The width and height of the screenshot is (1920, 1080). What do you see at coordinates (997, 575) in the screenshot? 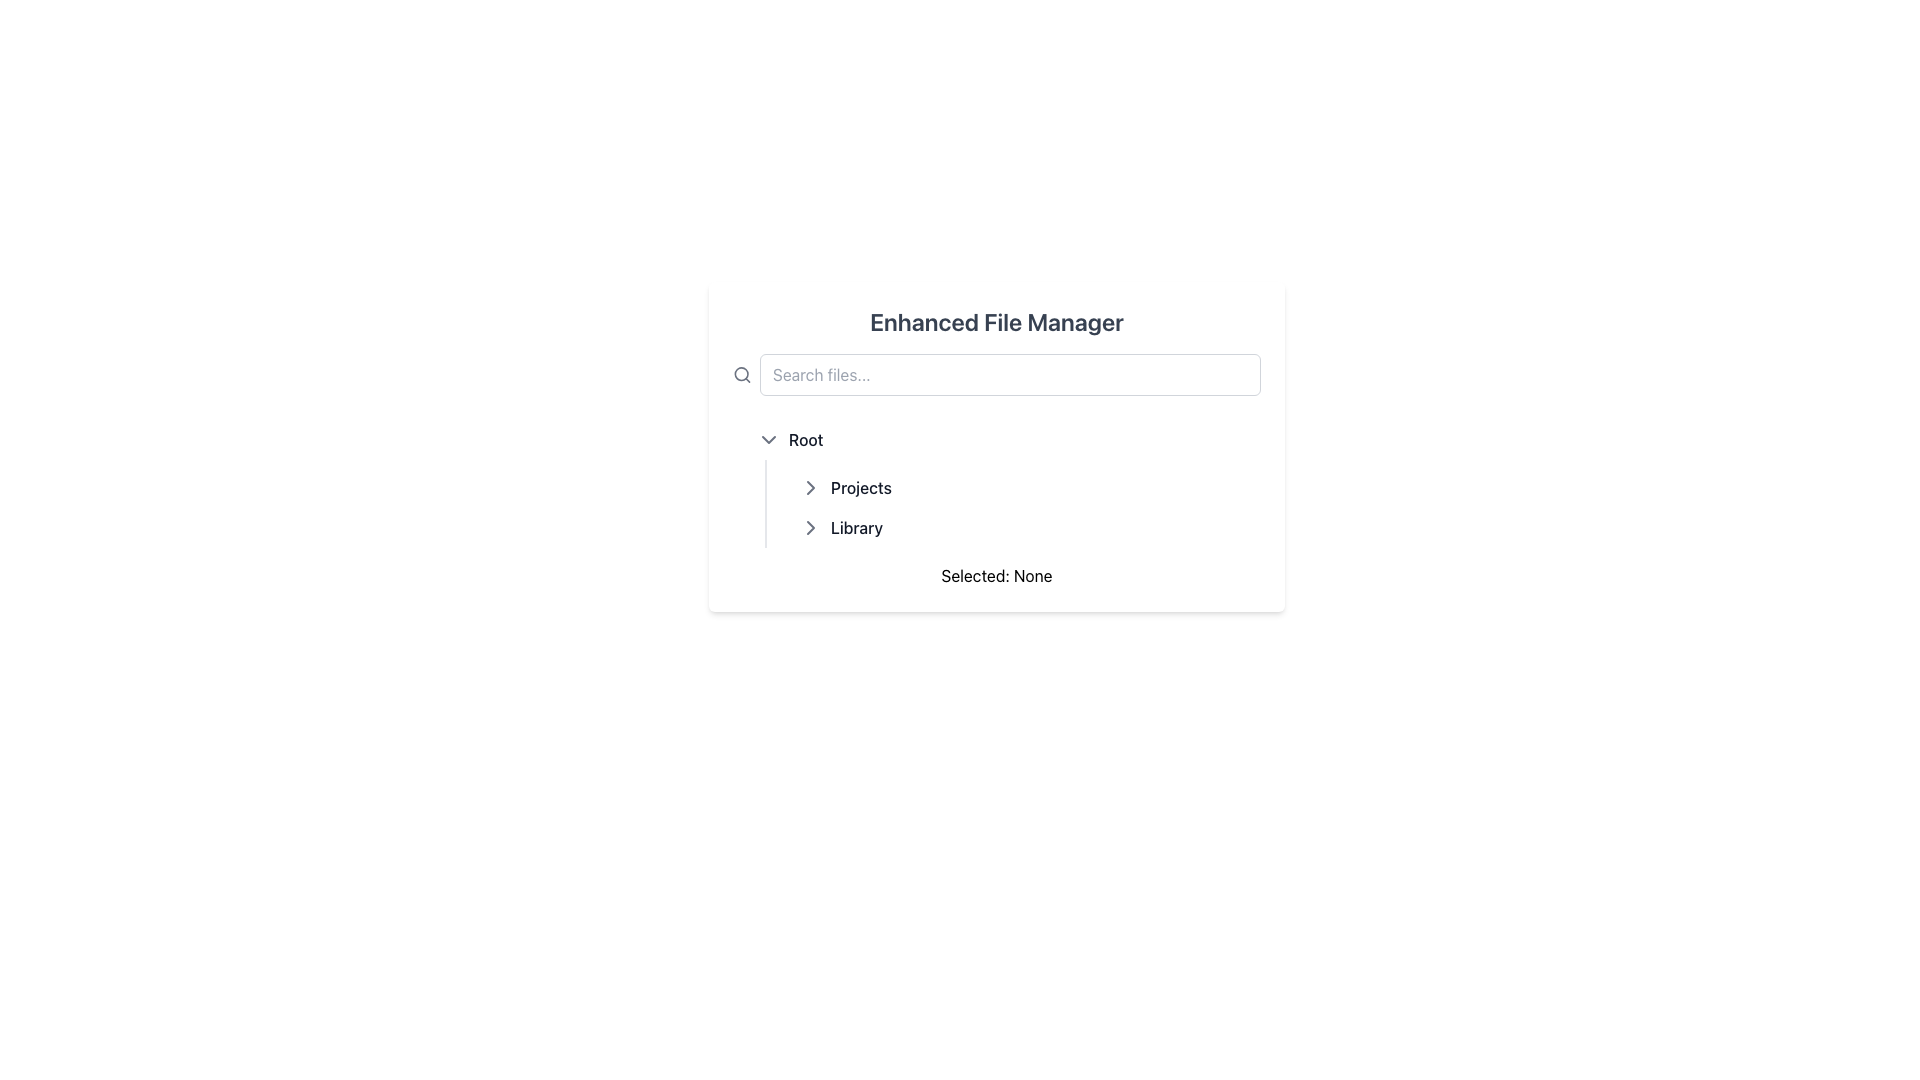
I see `the static text label indicating the current selection status, which currently shows 'None', located at the bottom of the 'Enhanced File Manager' section` at bounding box center [997, 575].